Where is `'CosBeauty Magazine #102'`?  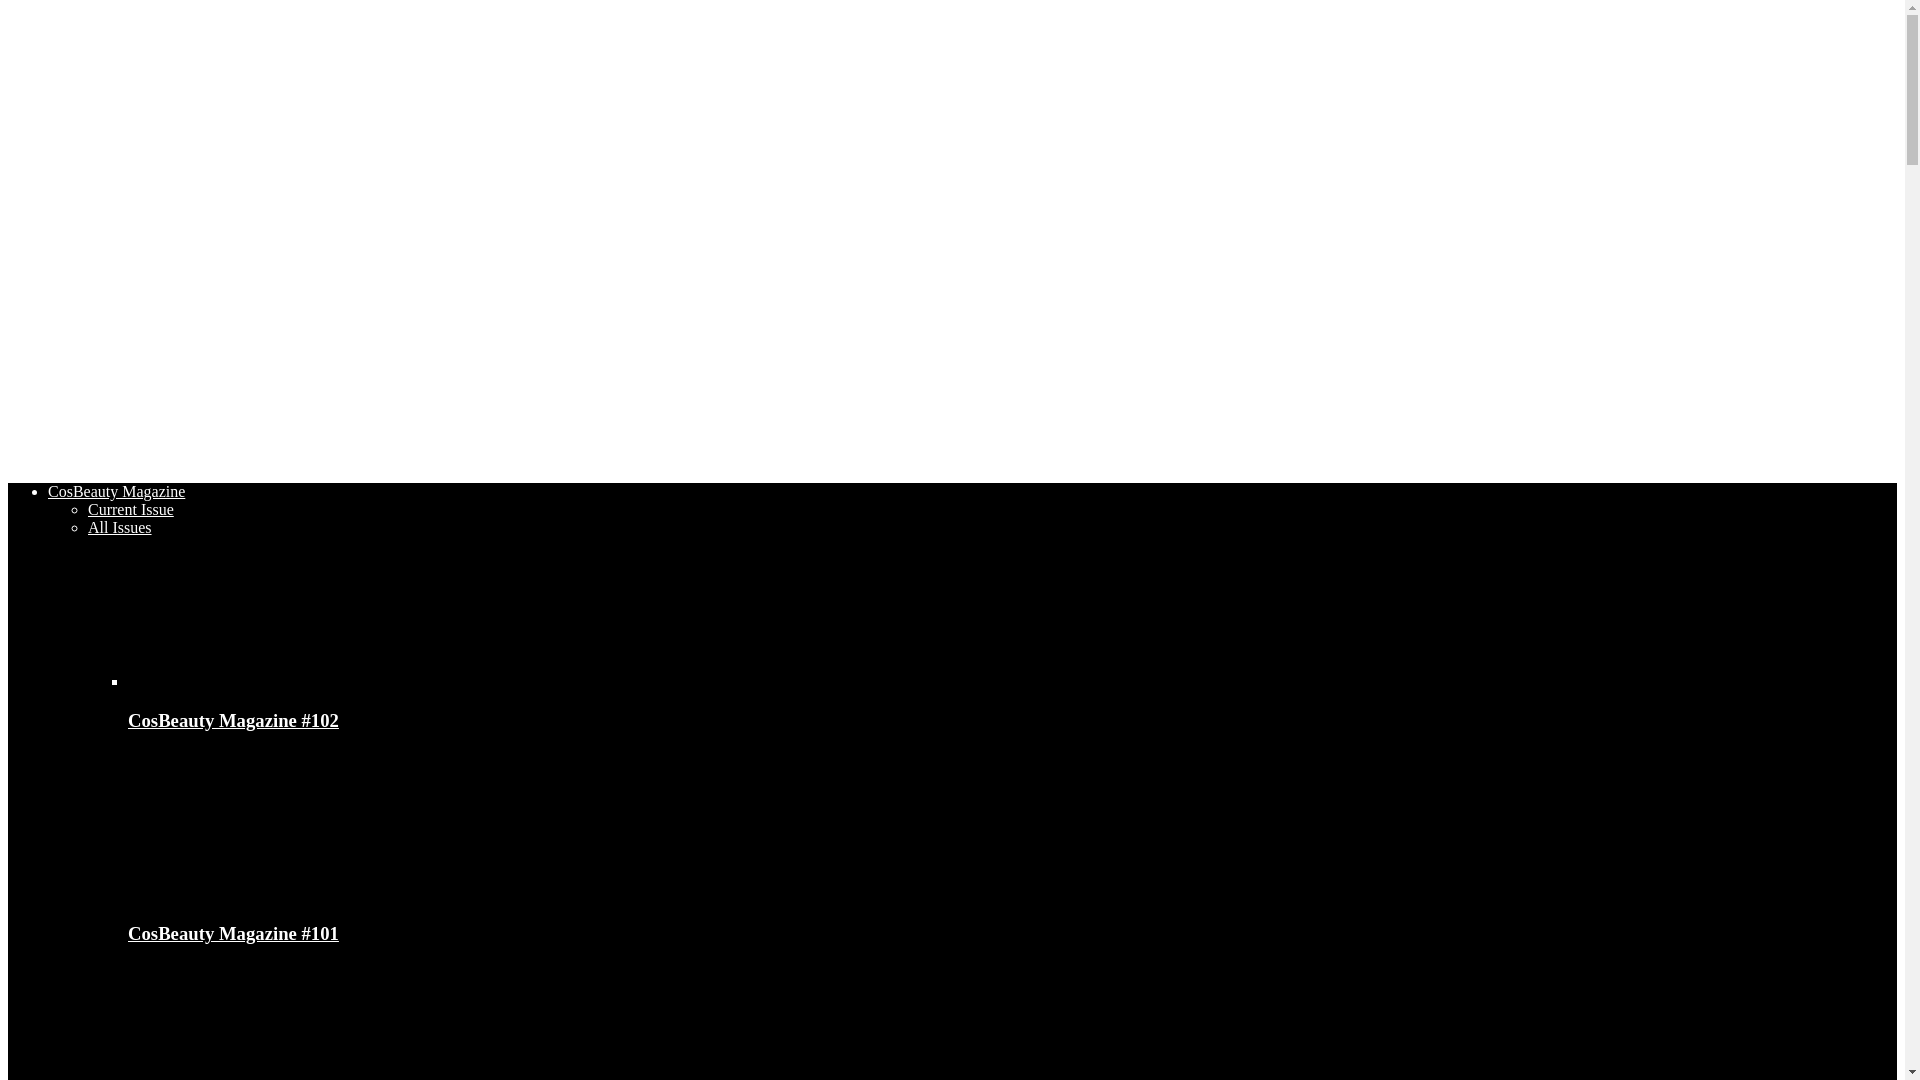 'CosBeauty Magazine #102' is located at coordinates (233, 720).